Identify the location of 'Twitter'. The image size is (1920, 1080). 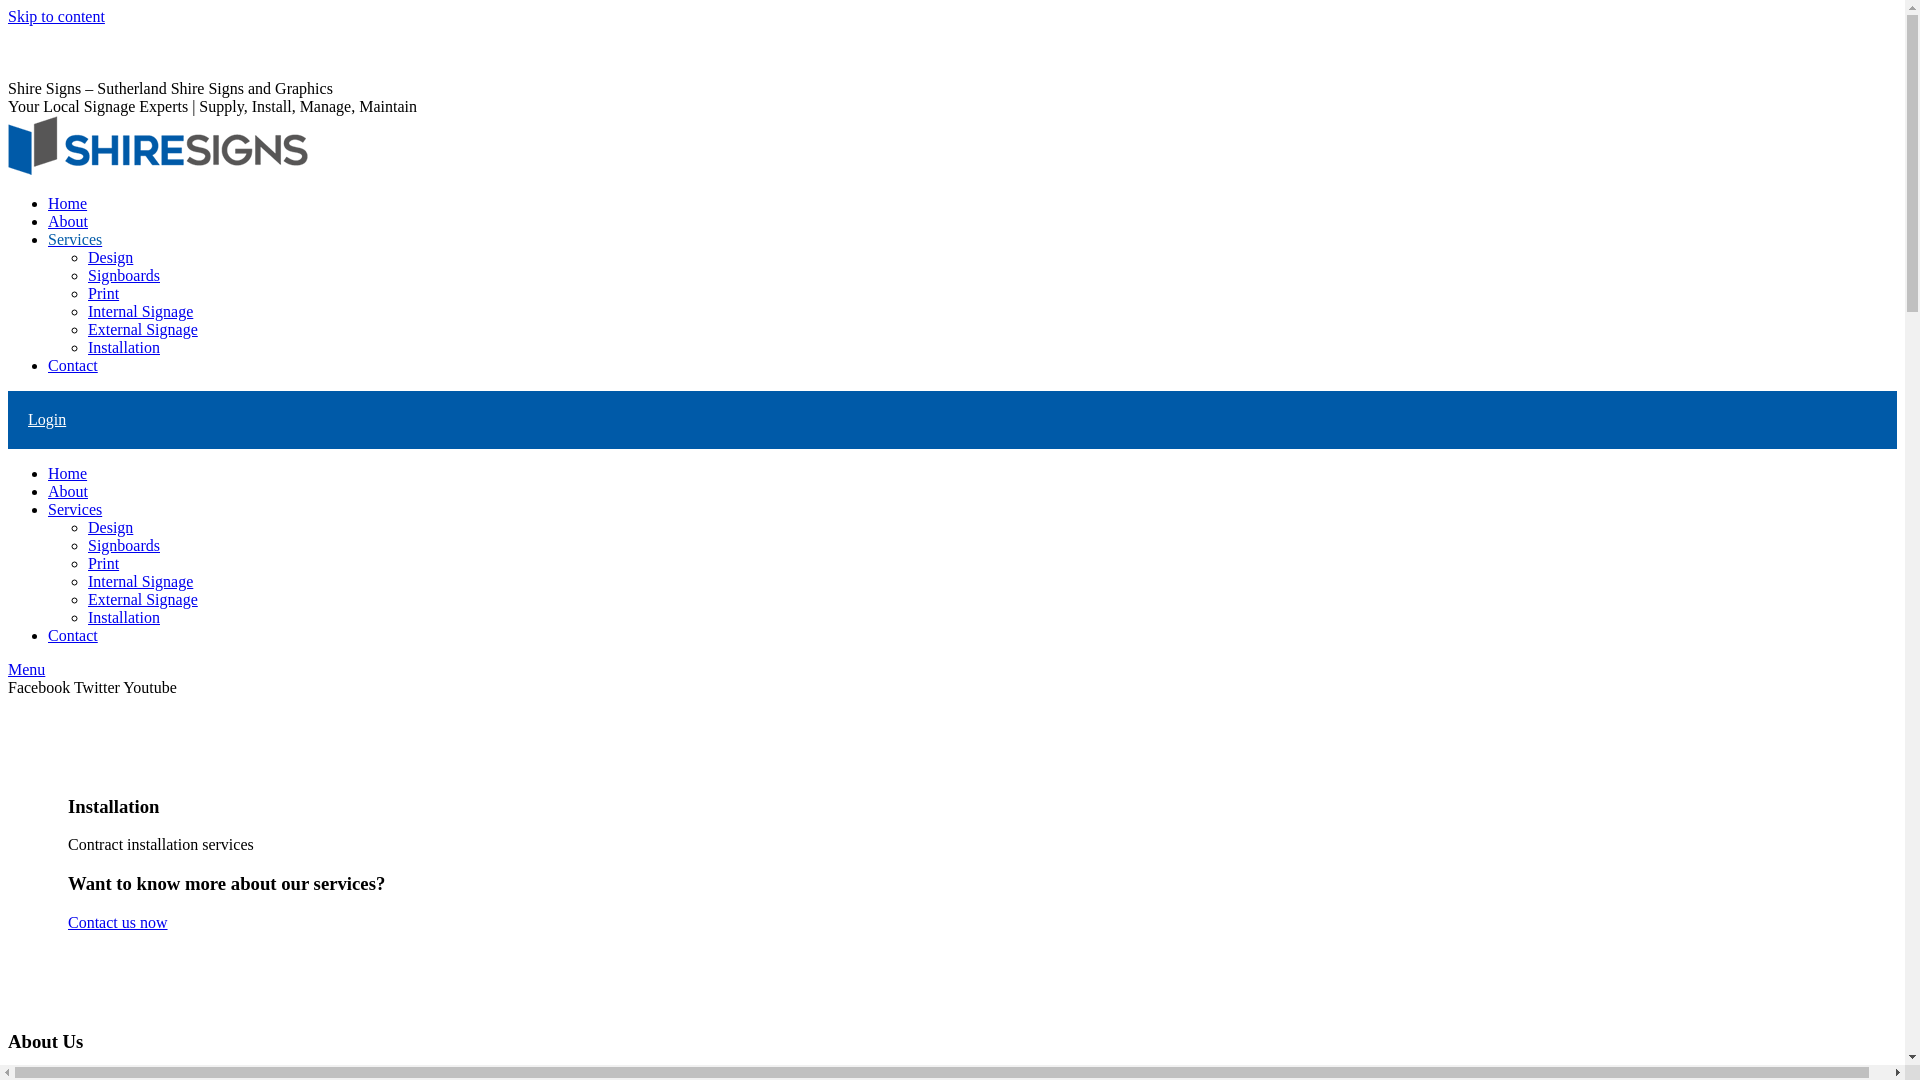
(97, 686).